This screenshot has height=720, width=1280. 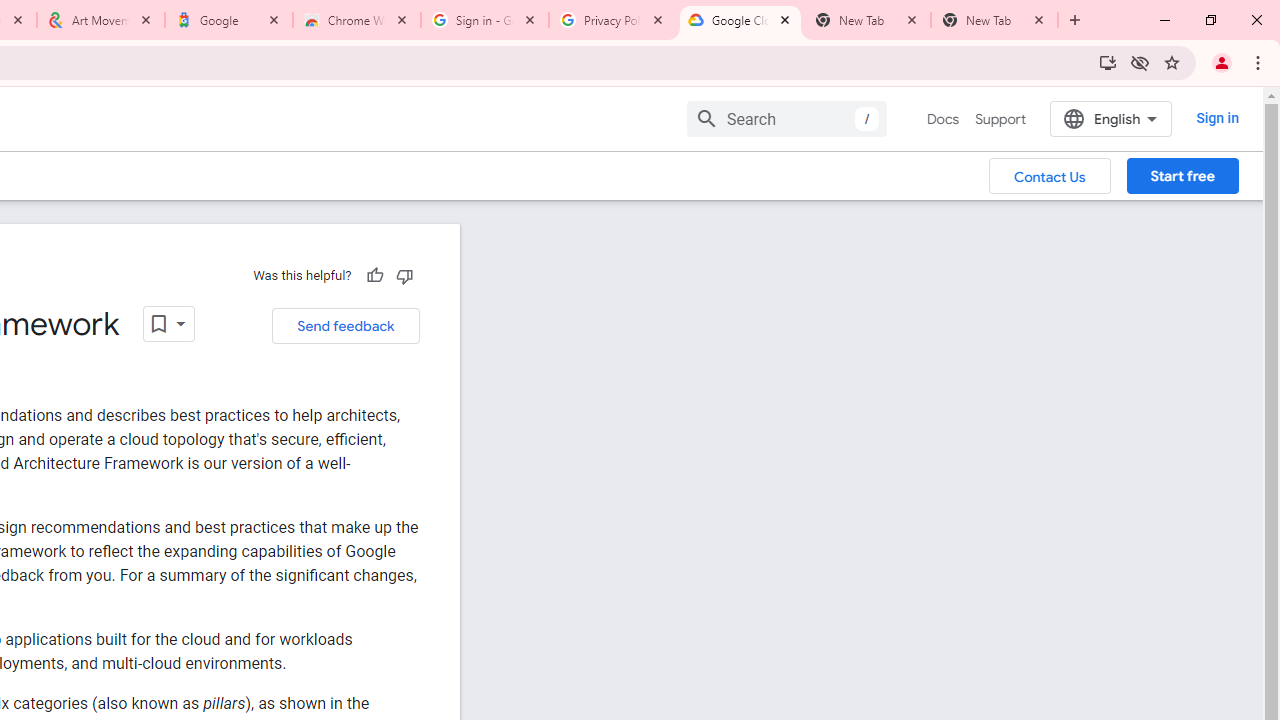 I want to click on 'New Tab', so click(x=994, y=20).